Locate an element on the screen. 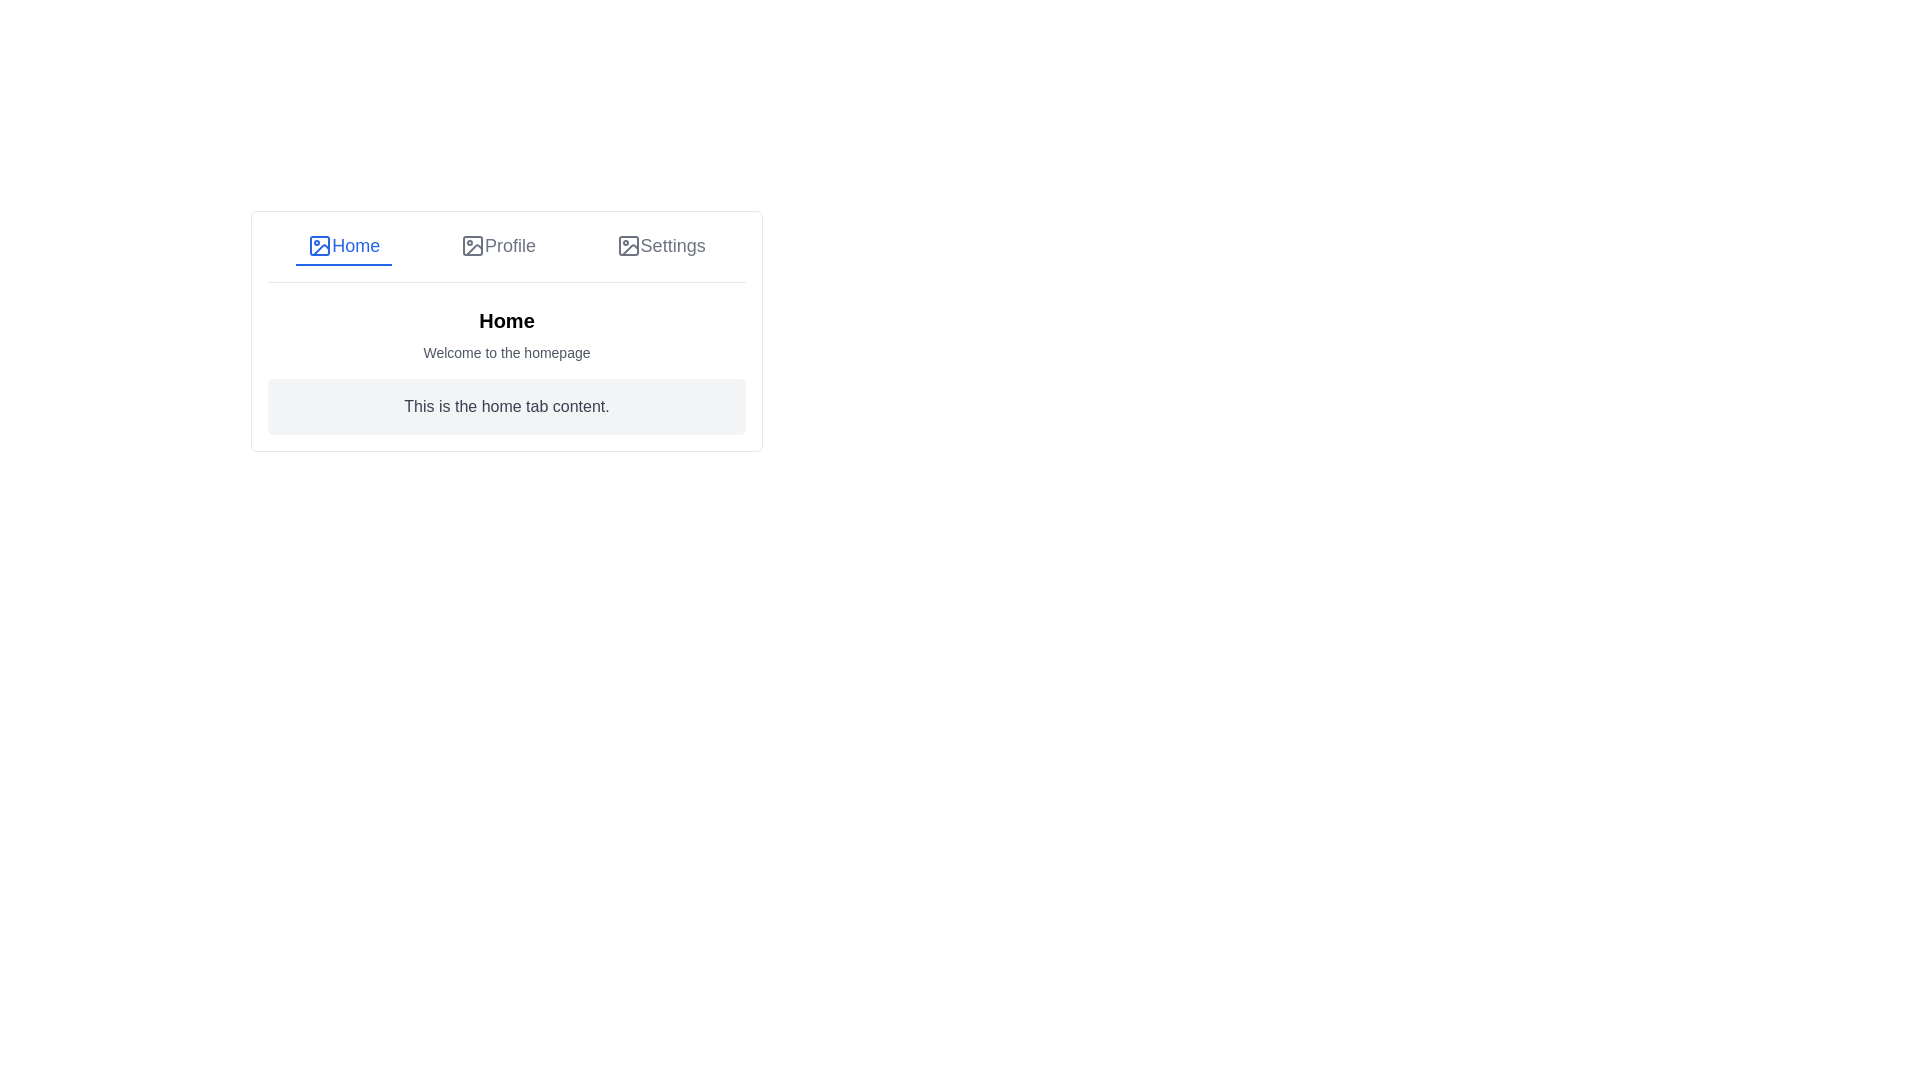 This screenshot has width=1920, height=1080. the base rectangle shape of the 'Settings' tab icon located on the rightmost side of the tab bar is located at coordinates (627, 245).